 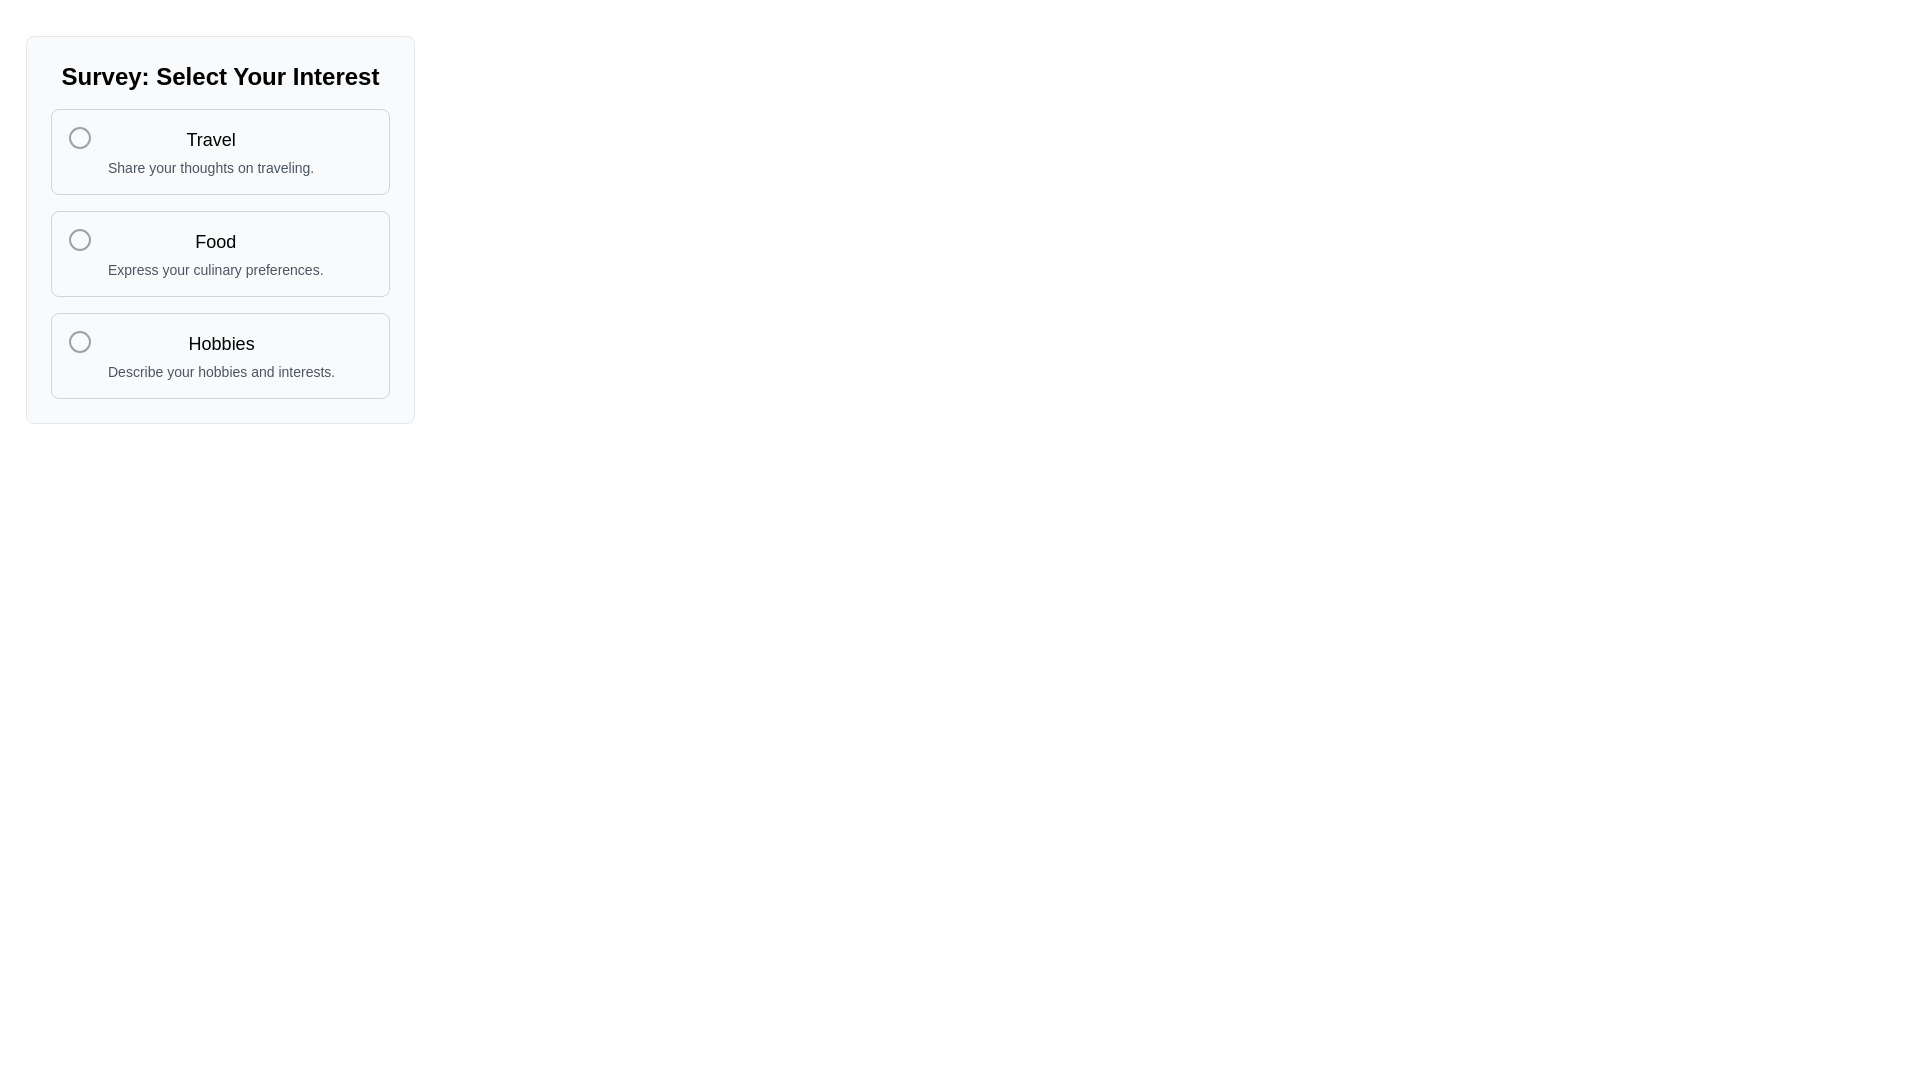 I want to click on the radio button for 'Food' option located centrally below the 'Travel' option and above the 'Hobbies' option, so click(x=220, y=253).